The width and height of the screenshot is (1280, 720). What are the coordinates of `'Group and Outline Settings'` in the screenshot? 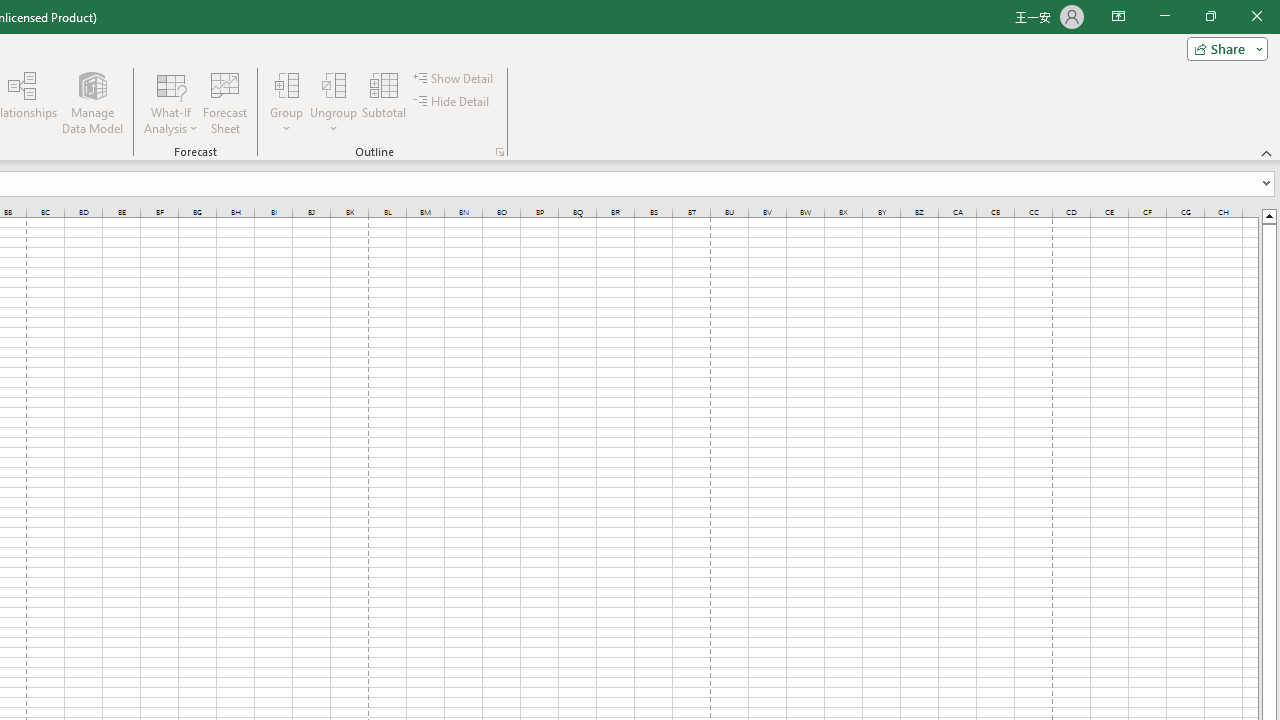 It's located at (499, 150).